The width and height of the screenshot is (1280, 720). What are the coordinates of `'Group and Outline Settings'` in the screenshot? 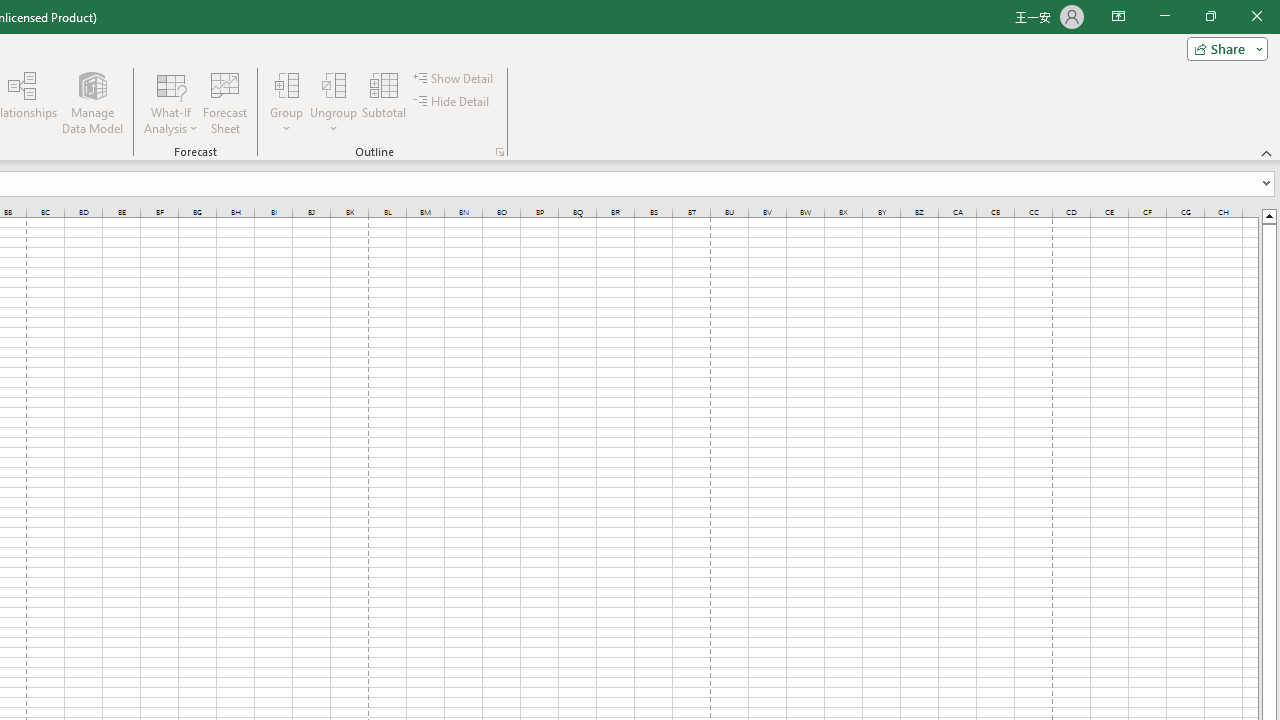 It's located at (499, 150).